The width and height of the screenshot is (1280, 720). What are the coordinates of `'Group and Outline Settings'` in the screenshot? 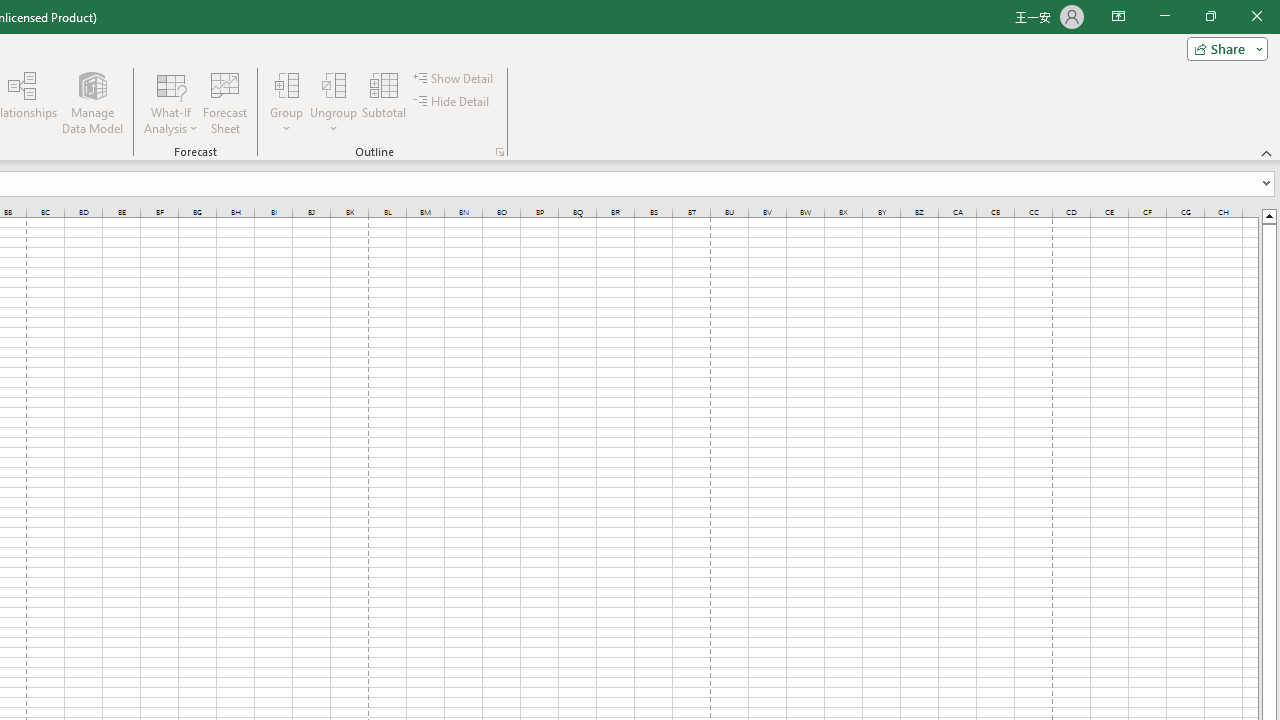 It's located at (499, 150).